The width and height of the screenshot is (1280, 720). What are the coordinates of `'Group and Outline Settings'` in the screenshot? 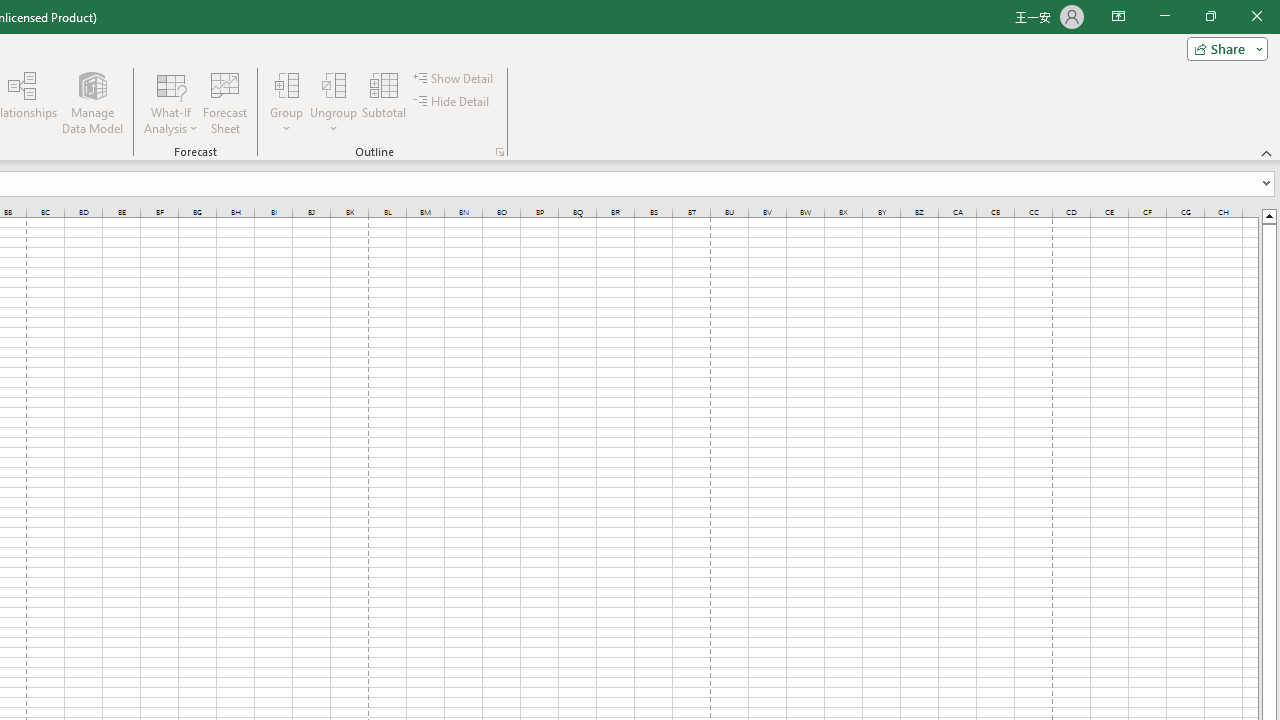 It's located at (499, 150).